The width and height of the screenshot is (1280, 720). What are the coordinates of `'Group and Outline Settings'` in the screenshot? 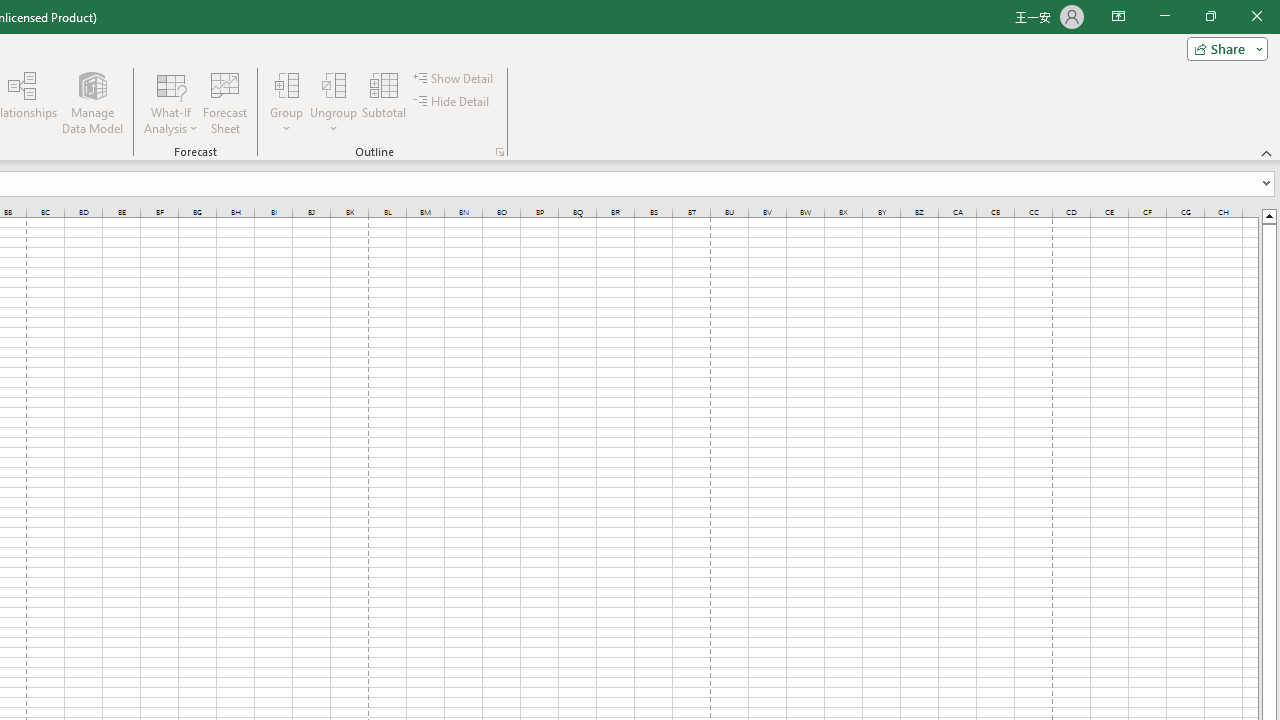 It's located at (499, 150).